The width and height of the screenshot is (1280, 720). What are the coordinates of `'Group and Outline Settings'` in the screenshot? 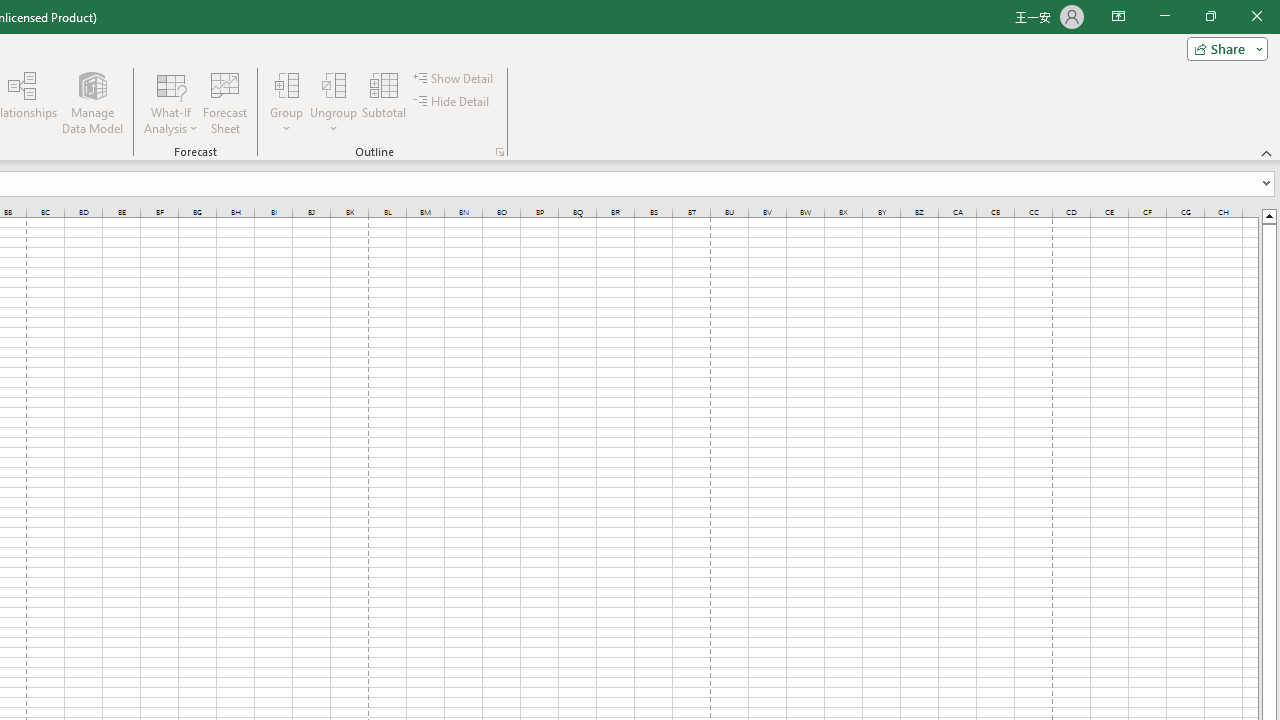 It's located at (499, 150).